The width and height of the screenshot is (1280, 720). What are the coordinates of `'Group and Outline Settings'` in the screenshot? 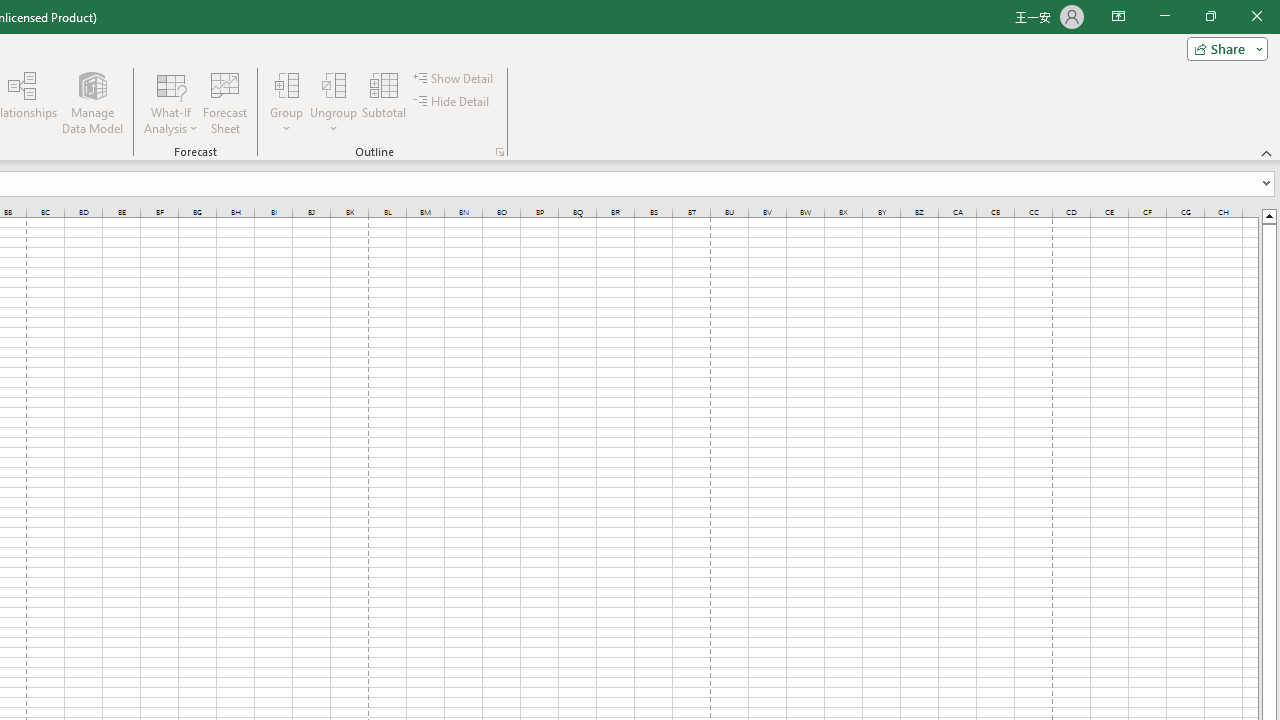 It's located at (499, 150).